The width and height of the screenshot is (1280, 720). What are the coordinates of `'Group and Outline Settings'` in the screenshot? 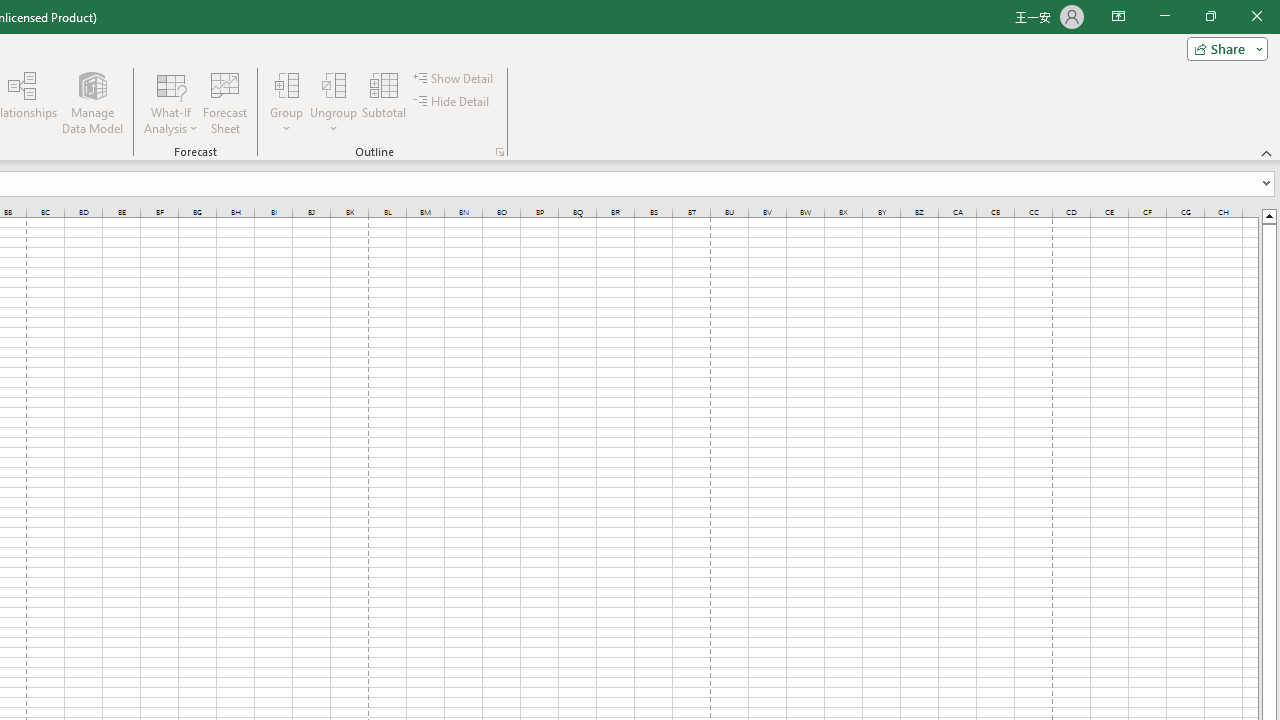 It's located at (499, 150).